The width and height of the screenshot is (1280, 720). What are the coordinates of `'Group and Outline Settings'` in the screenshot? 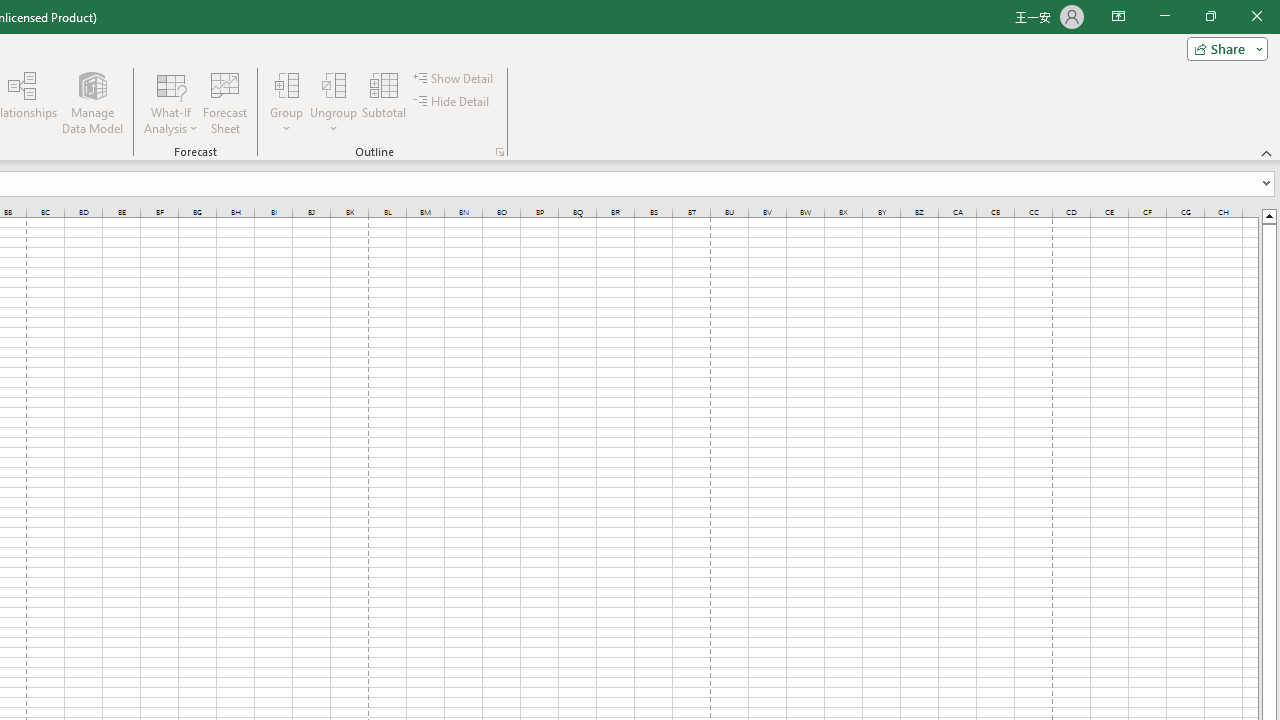 It's located at (499, 150).